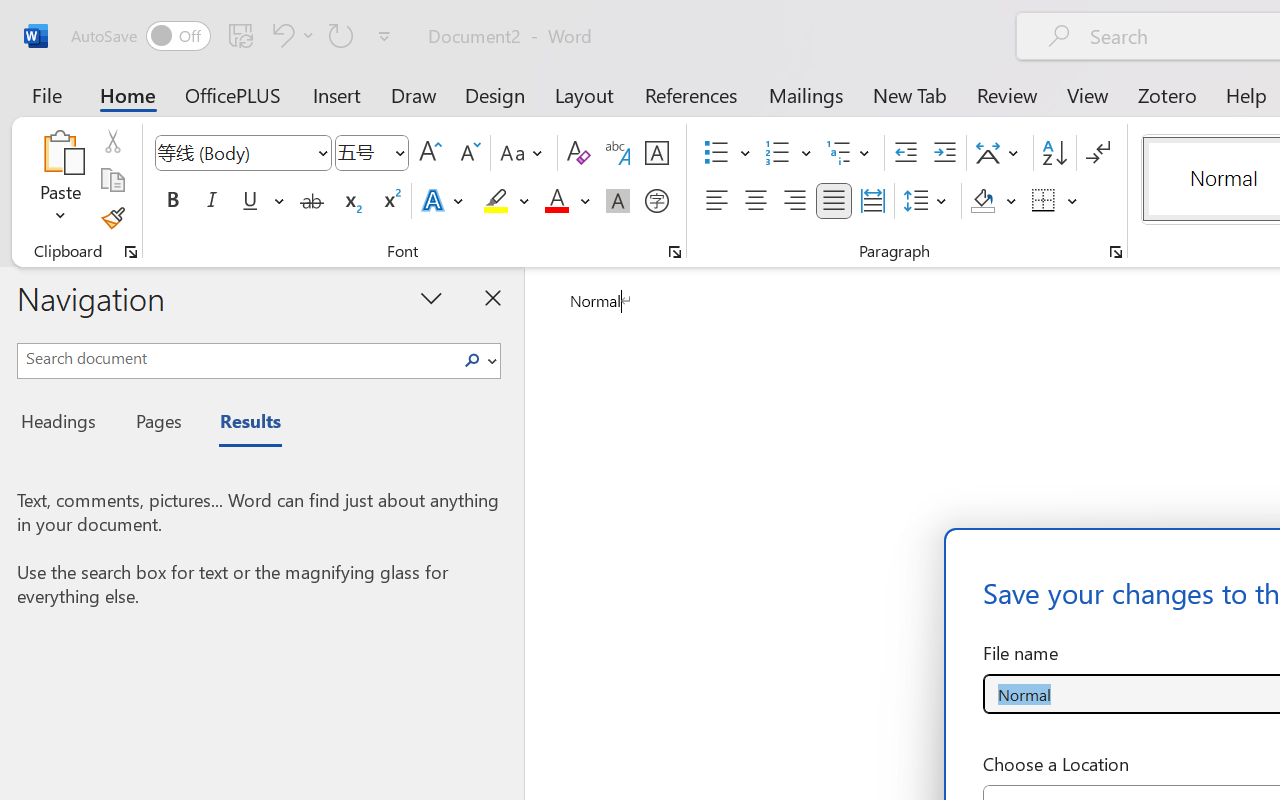 This screenshot has width=1280, height=800. I want to click on 'Align Left', so click(716, 201).